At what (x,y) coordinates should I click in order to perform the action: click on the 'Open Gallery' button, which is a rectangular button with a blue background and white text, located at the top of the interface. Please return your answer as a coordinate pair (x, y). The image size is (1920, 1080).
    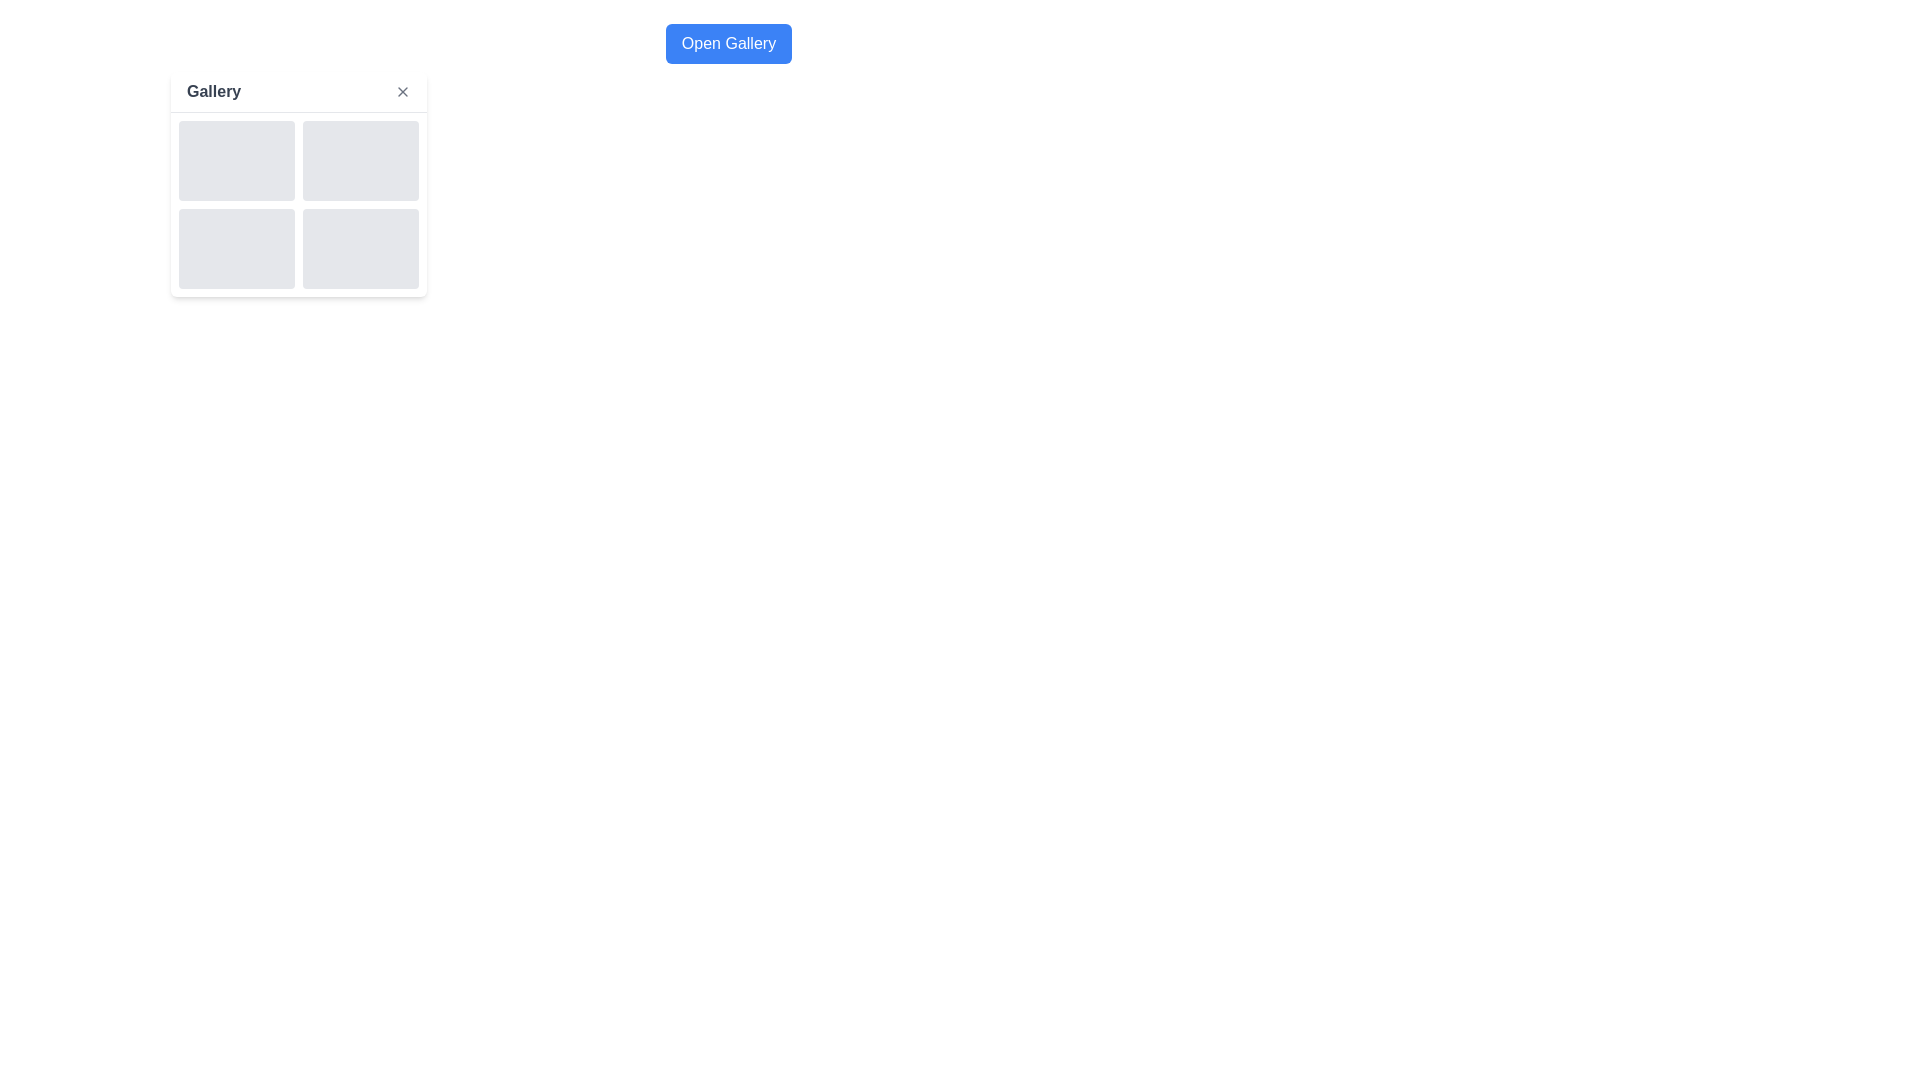
    Looking at the image, I should click on (728, 43).